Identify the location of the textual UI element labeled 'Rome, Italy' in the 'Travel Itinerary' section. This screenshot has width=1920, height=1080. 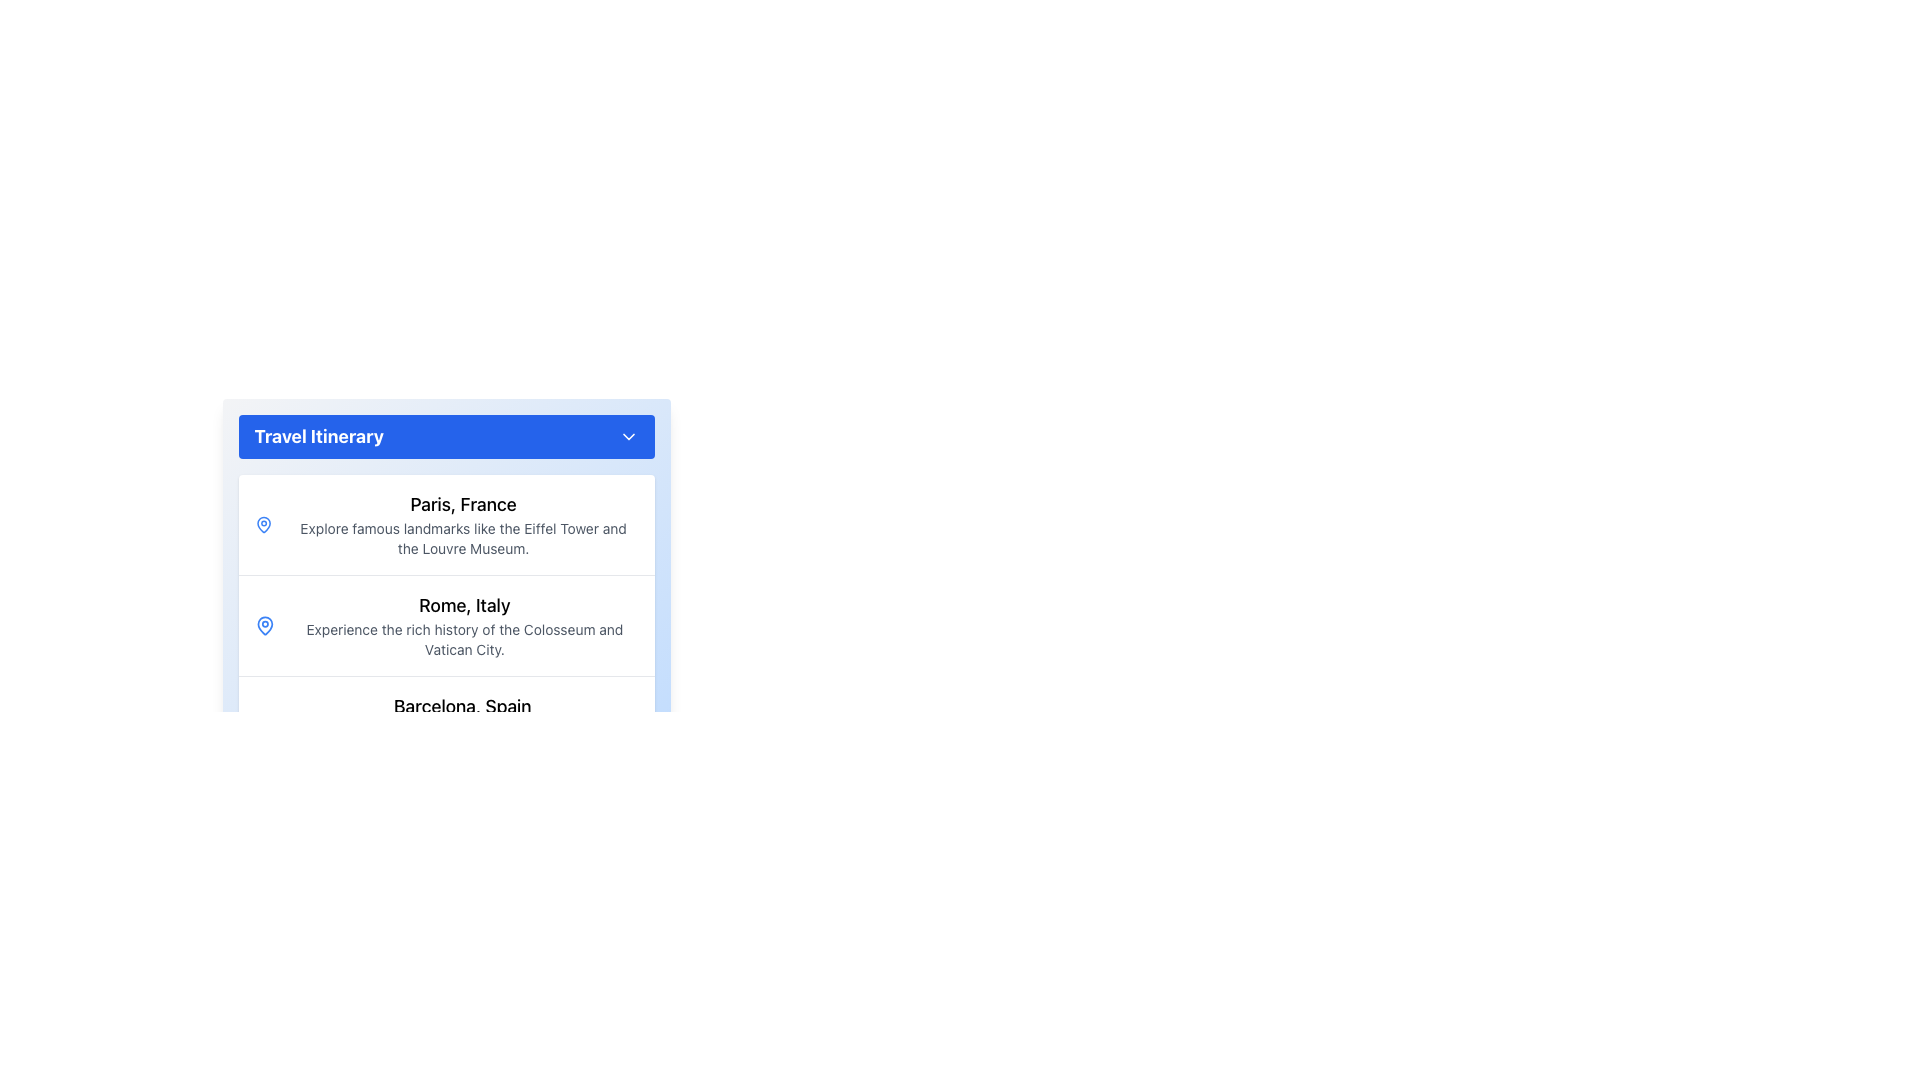
(463, 624).